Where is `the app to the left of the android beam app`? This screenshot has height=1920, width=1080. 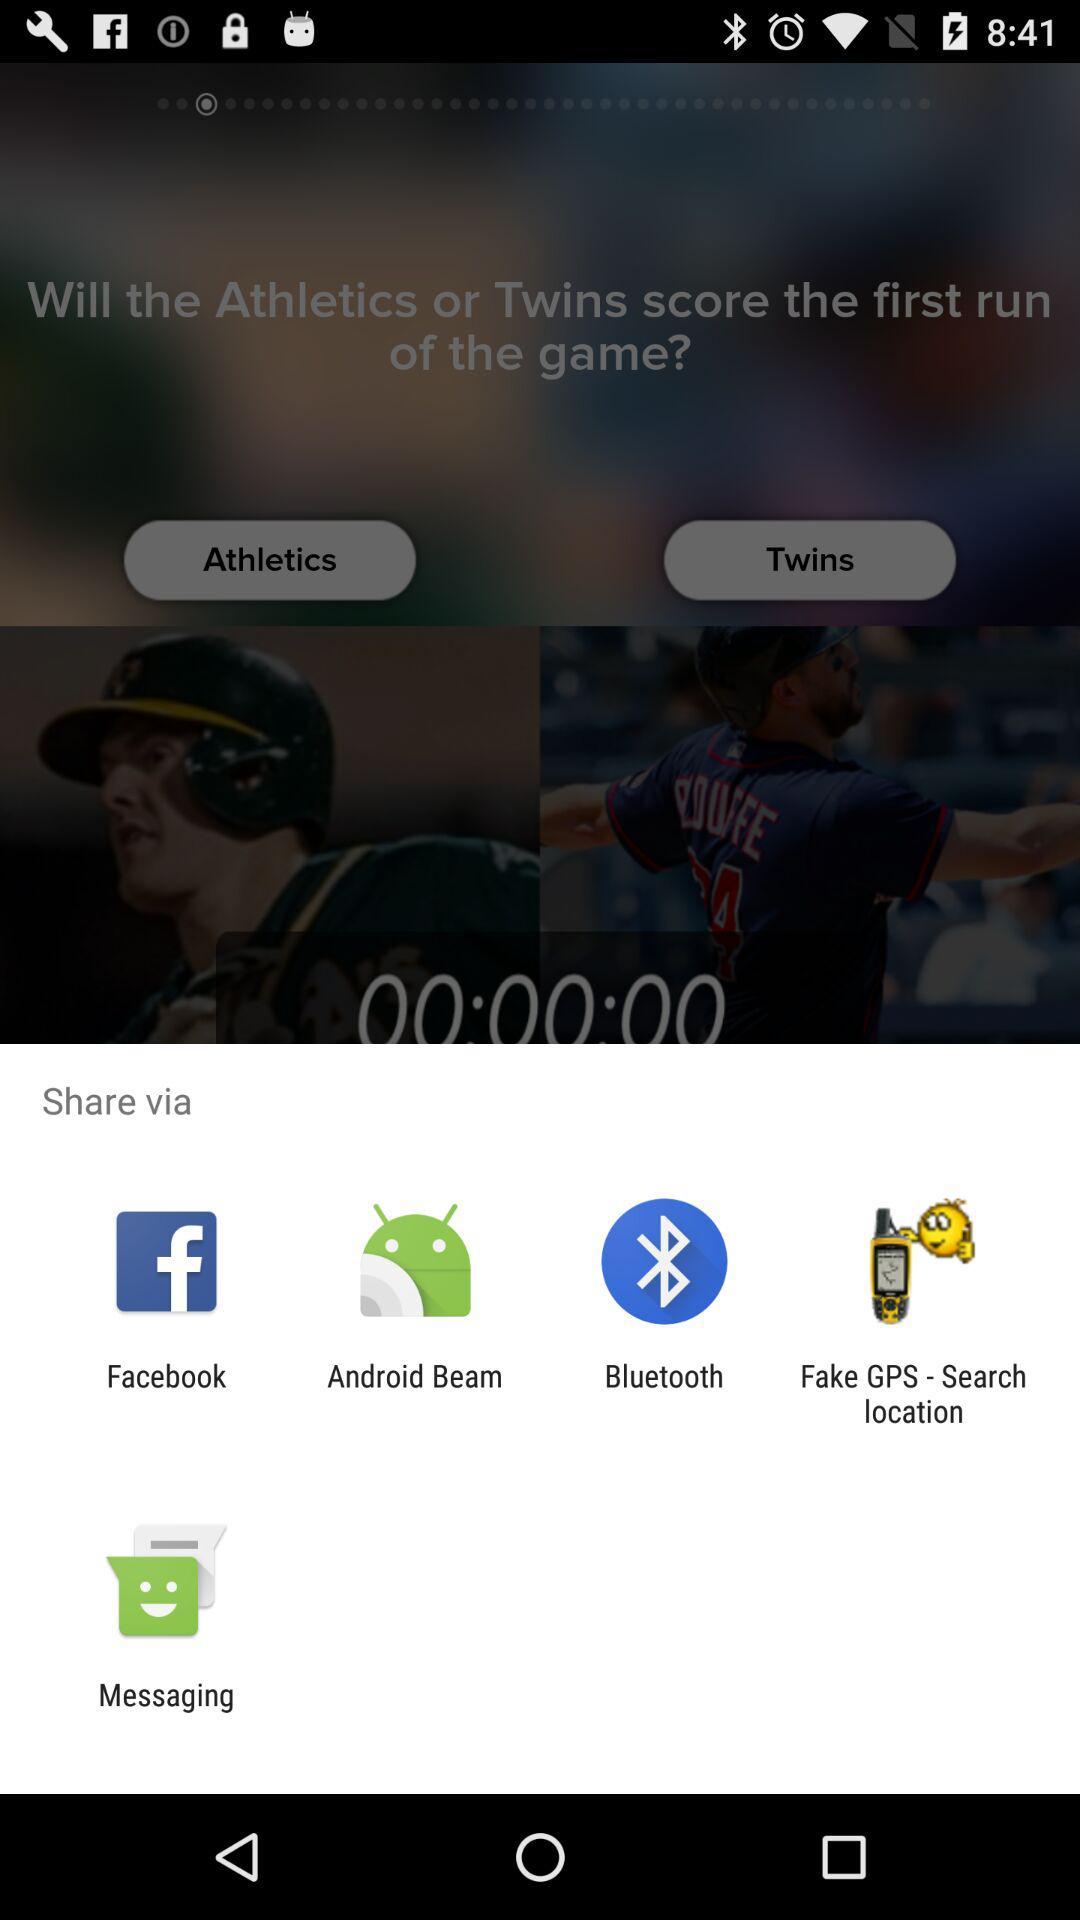
the app to the left of the android beam app is located at coordinates (165, 1392).